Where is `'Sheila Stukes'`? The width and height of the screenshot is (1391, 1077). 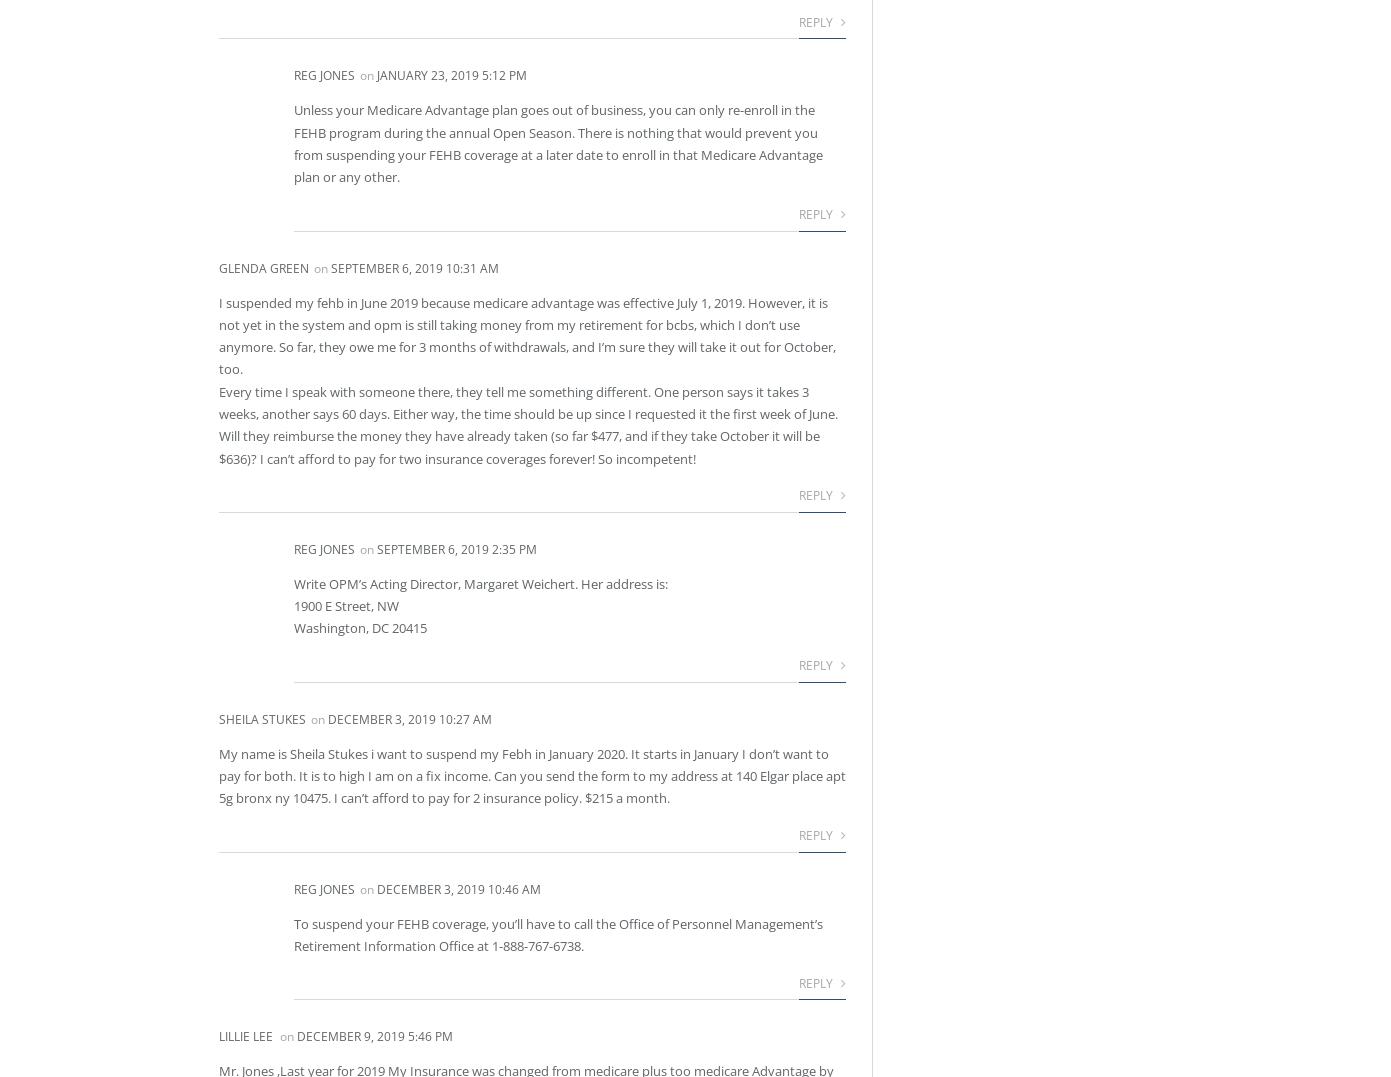 'Sheila Stukes' is located at coordinates (218, 718).